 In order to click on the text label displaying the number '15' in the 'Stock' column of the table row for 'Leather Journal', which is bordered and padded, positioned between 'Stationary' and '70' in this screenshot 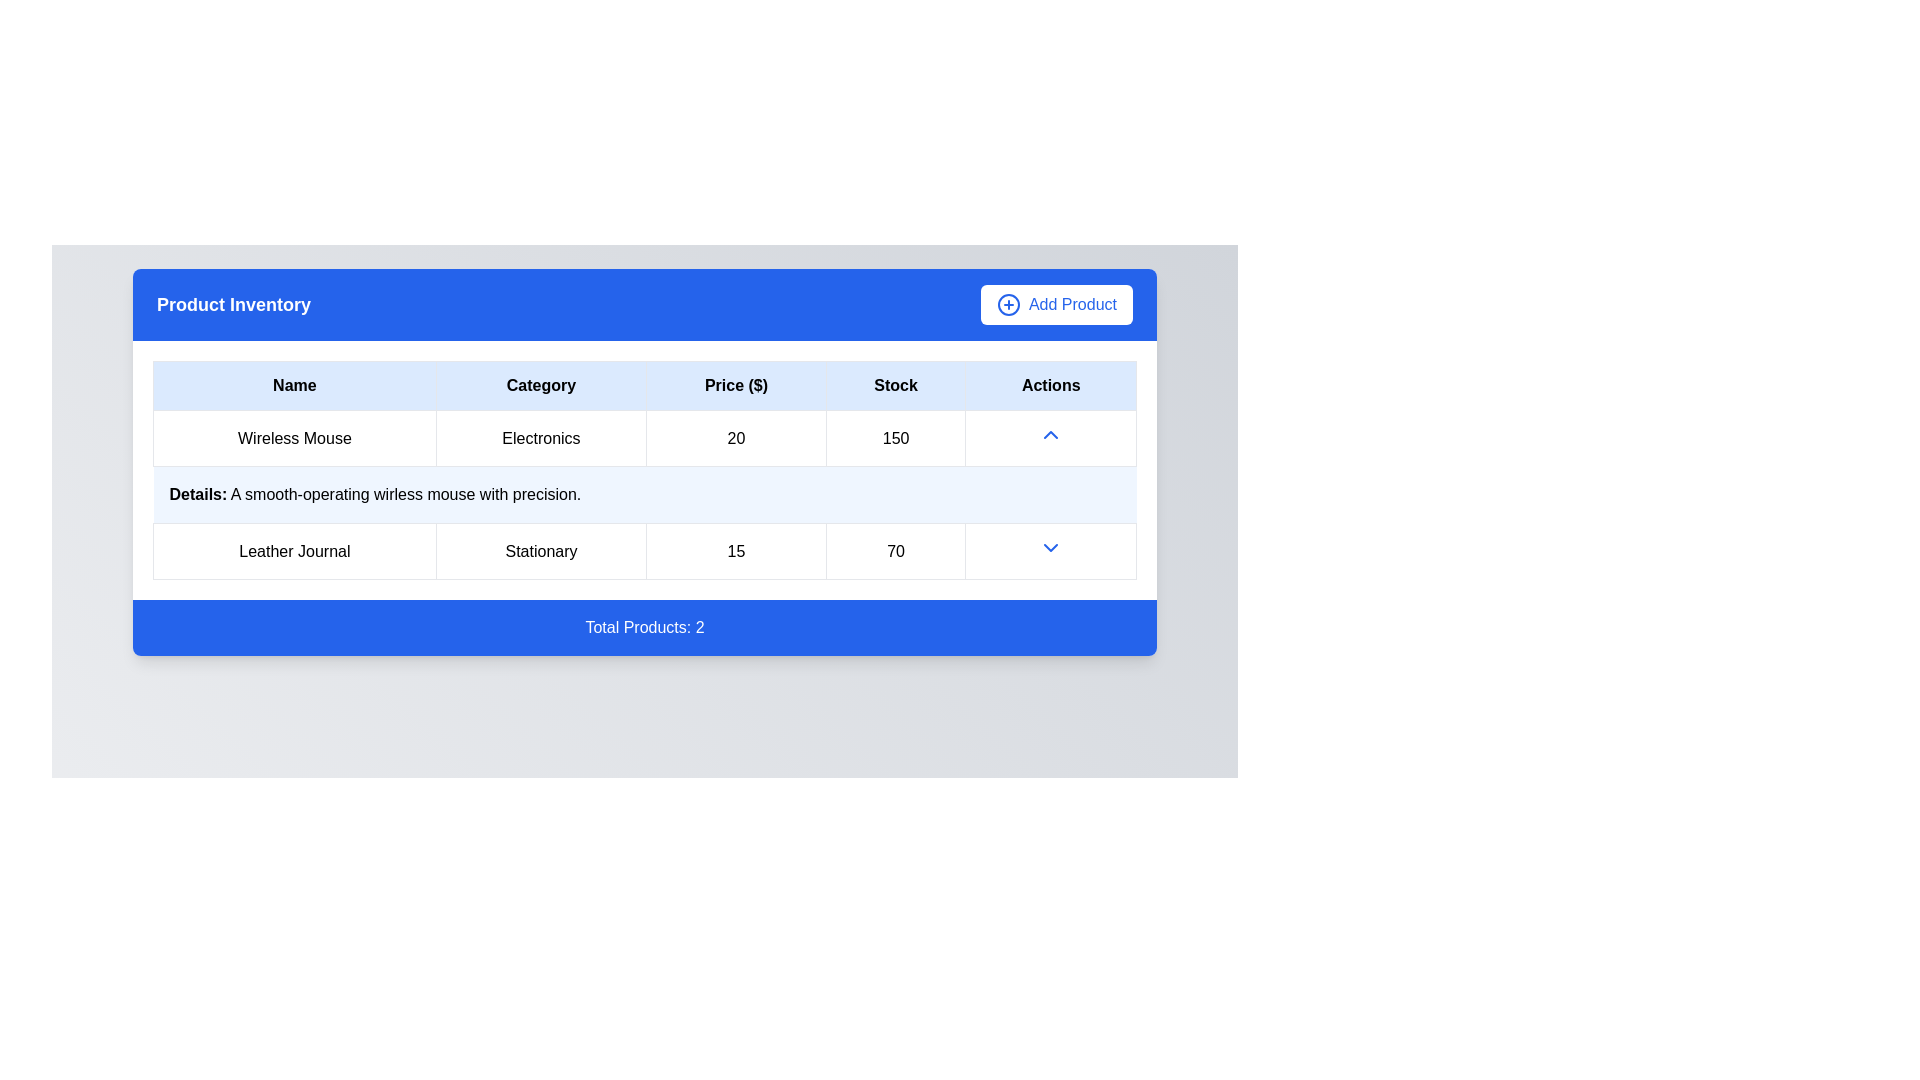, I will do `click(735, 551)`.